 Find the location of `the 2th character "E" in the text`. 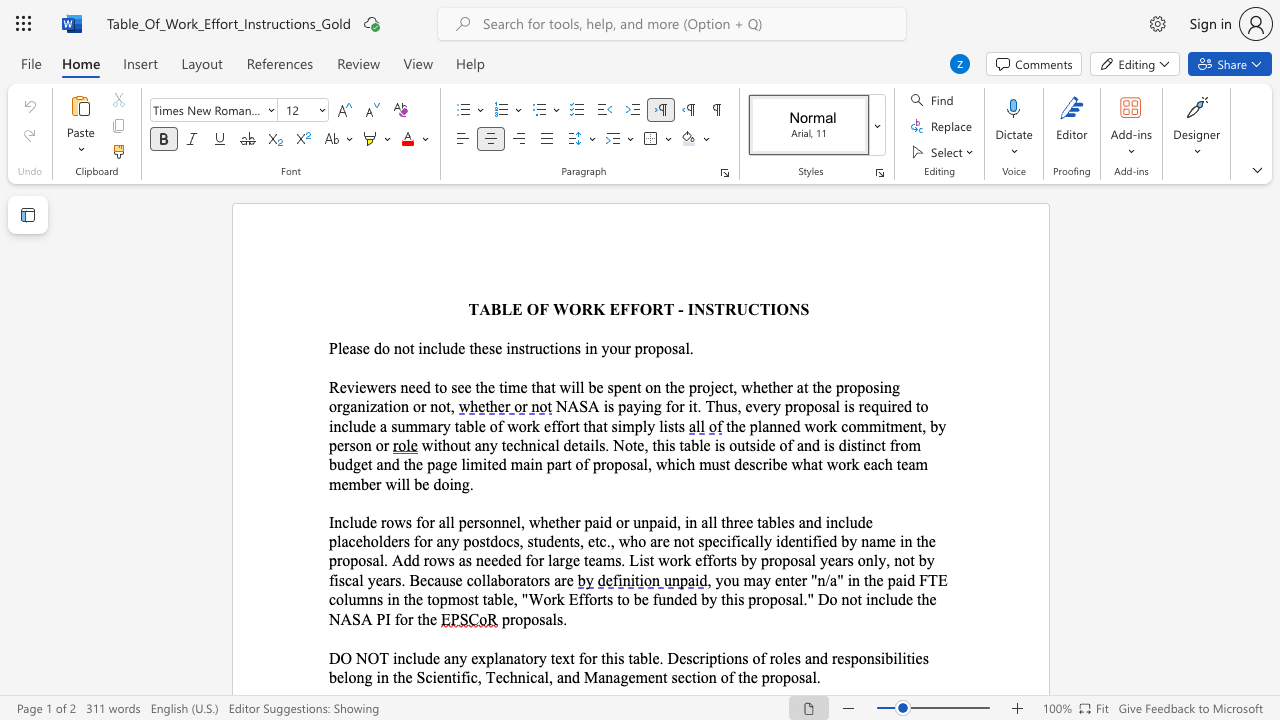

the 2th character "E" in the text is located at coordinates (613, 309).